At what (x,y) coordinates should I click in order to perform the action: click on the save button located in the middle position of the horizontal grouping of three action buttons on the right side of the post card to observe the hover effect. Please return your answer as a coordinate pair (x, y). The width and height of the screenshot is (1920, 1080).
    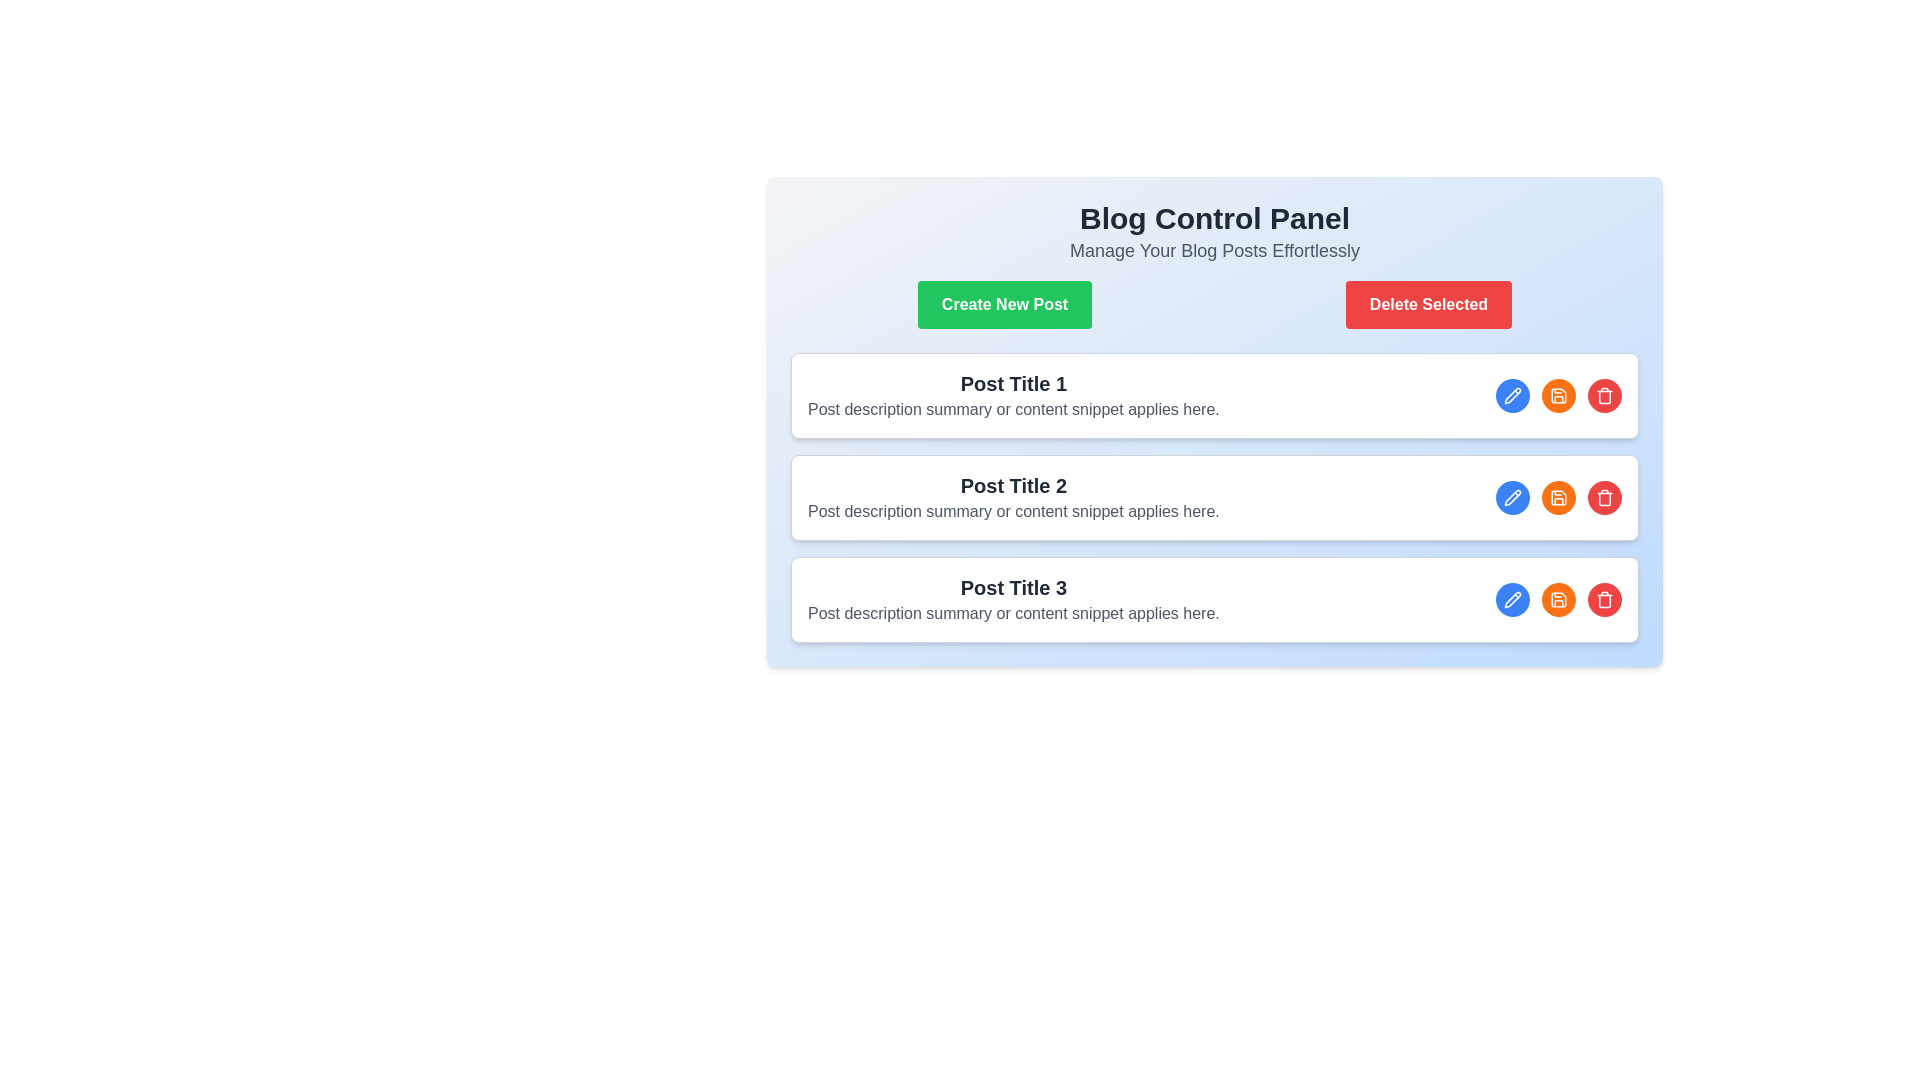
    Looking at the image, I should click on (1558, 396).